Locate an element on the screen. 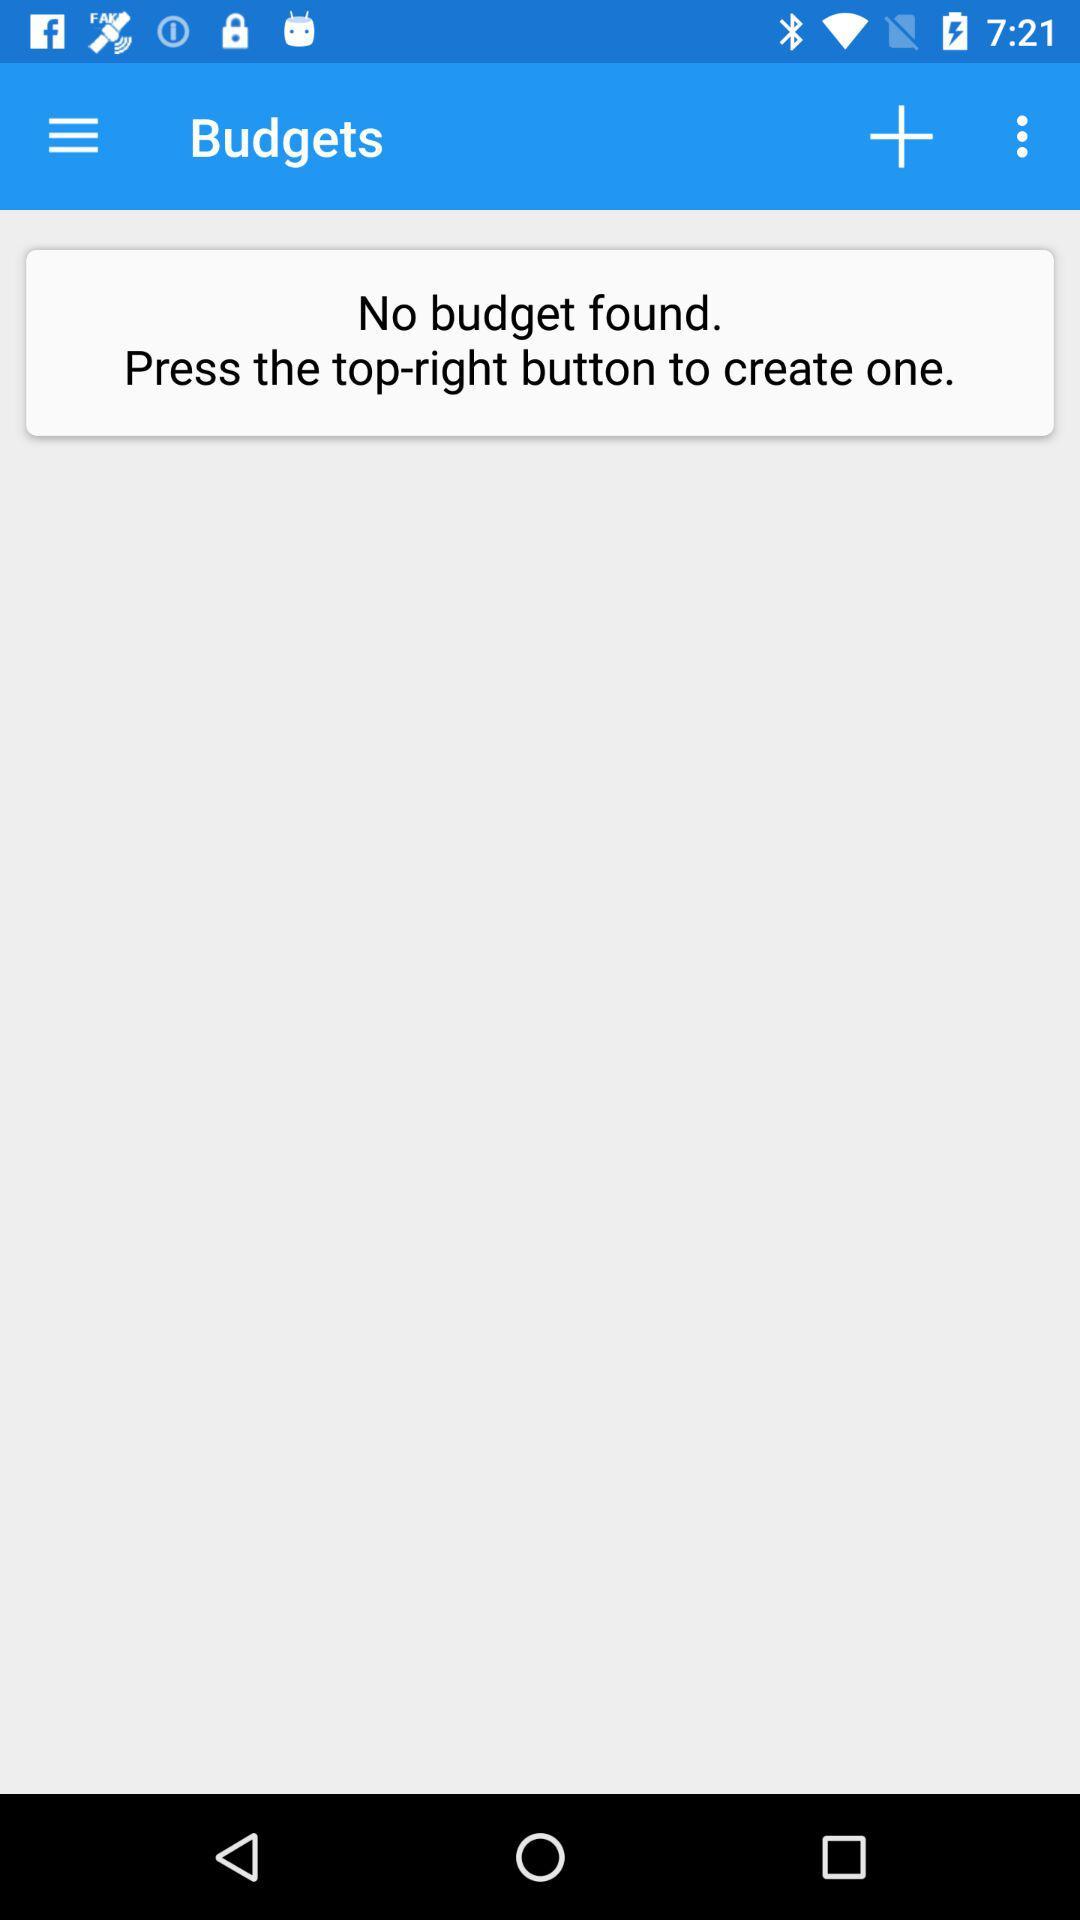 The image size is (1080, 1920). icon next to budgets is located at coordinates (72, 135).